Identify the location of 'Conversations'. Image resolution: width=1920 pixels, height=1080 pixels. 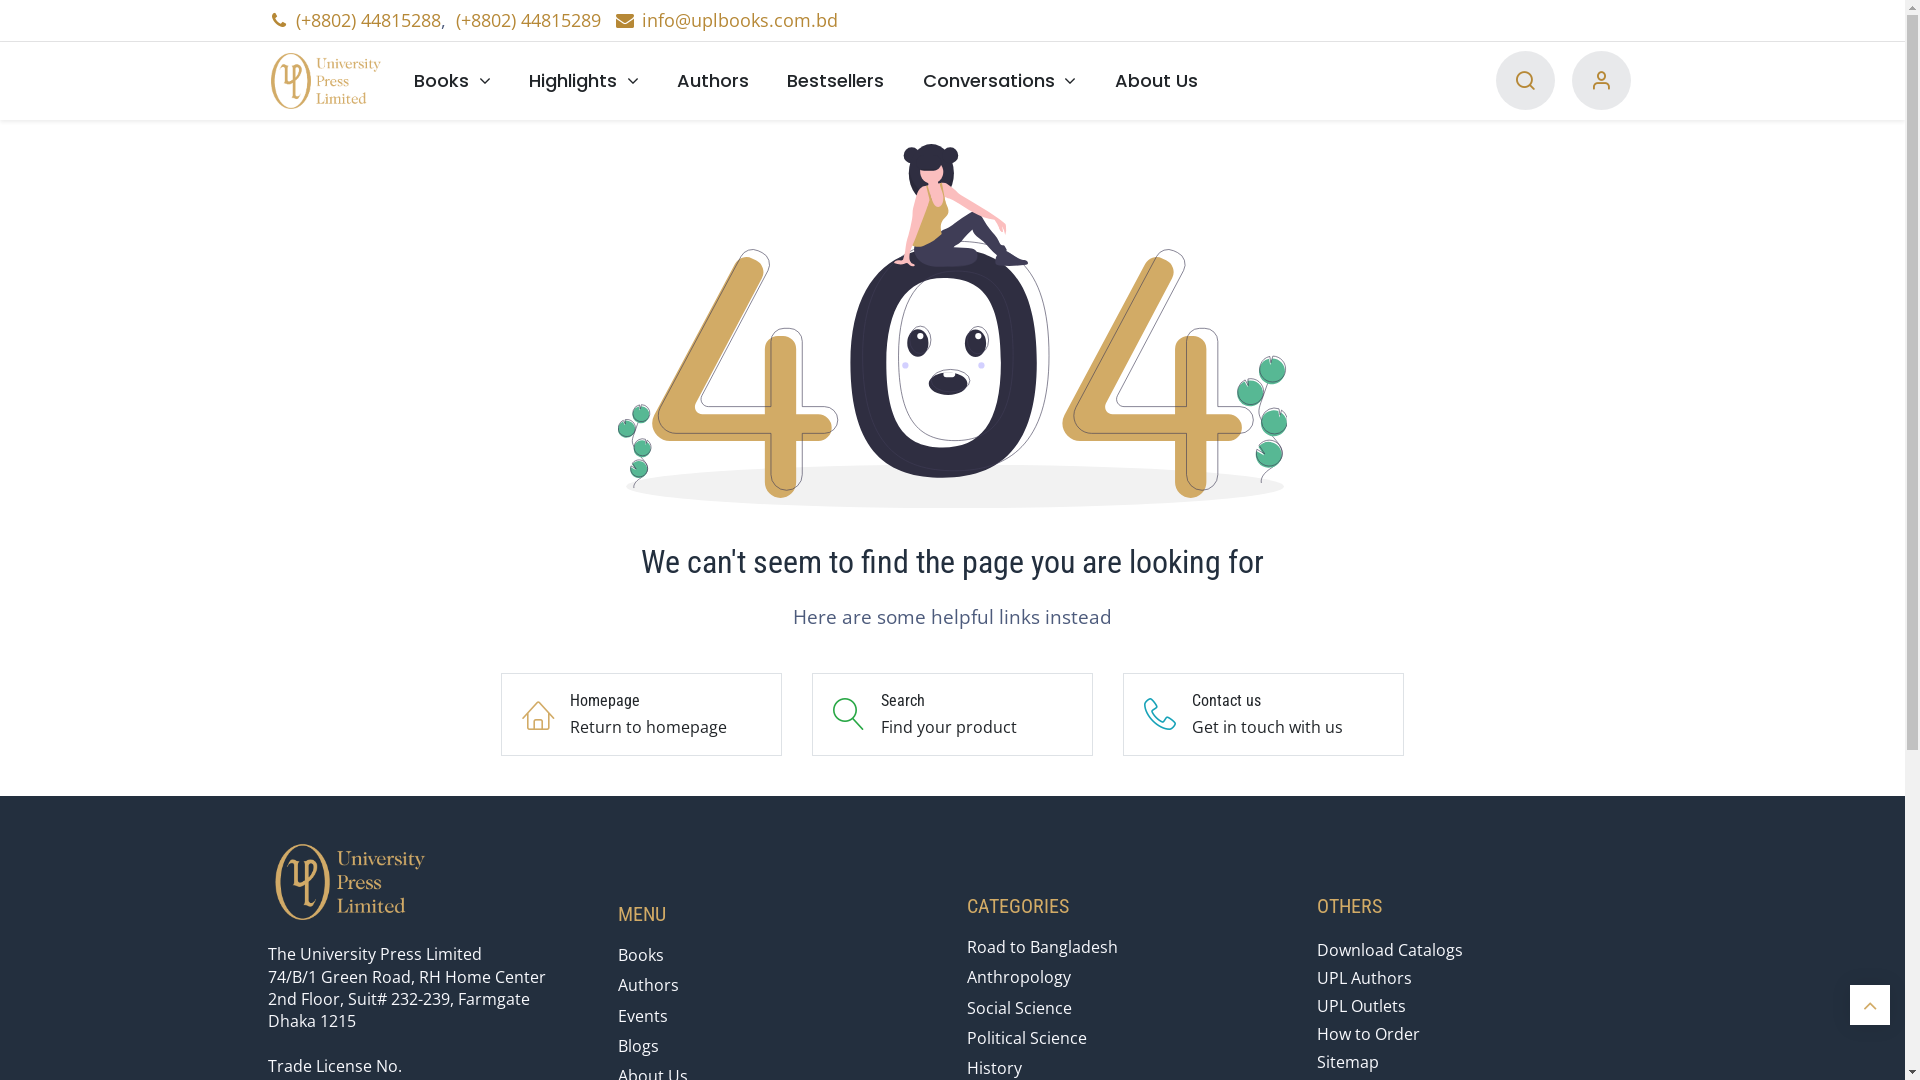
(999, 79).